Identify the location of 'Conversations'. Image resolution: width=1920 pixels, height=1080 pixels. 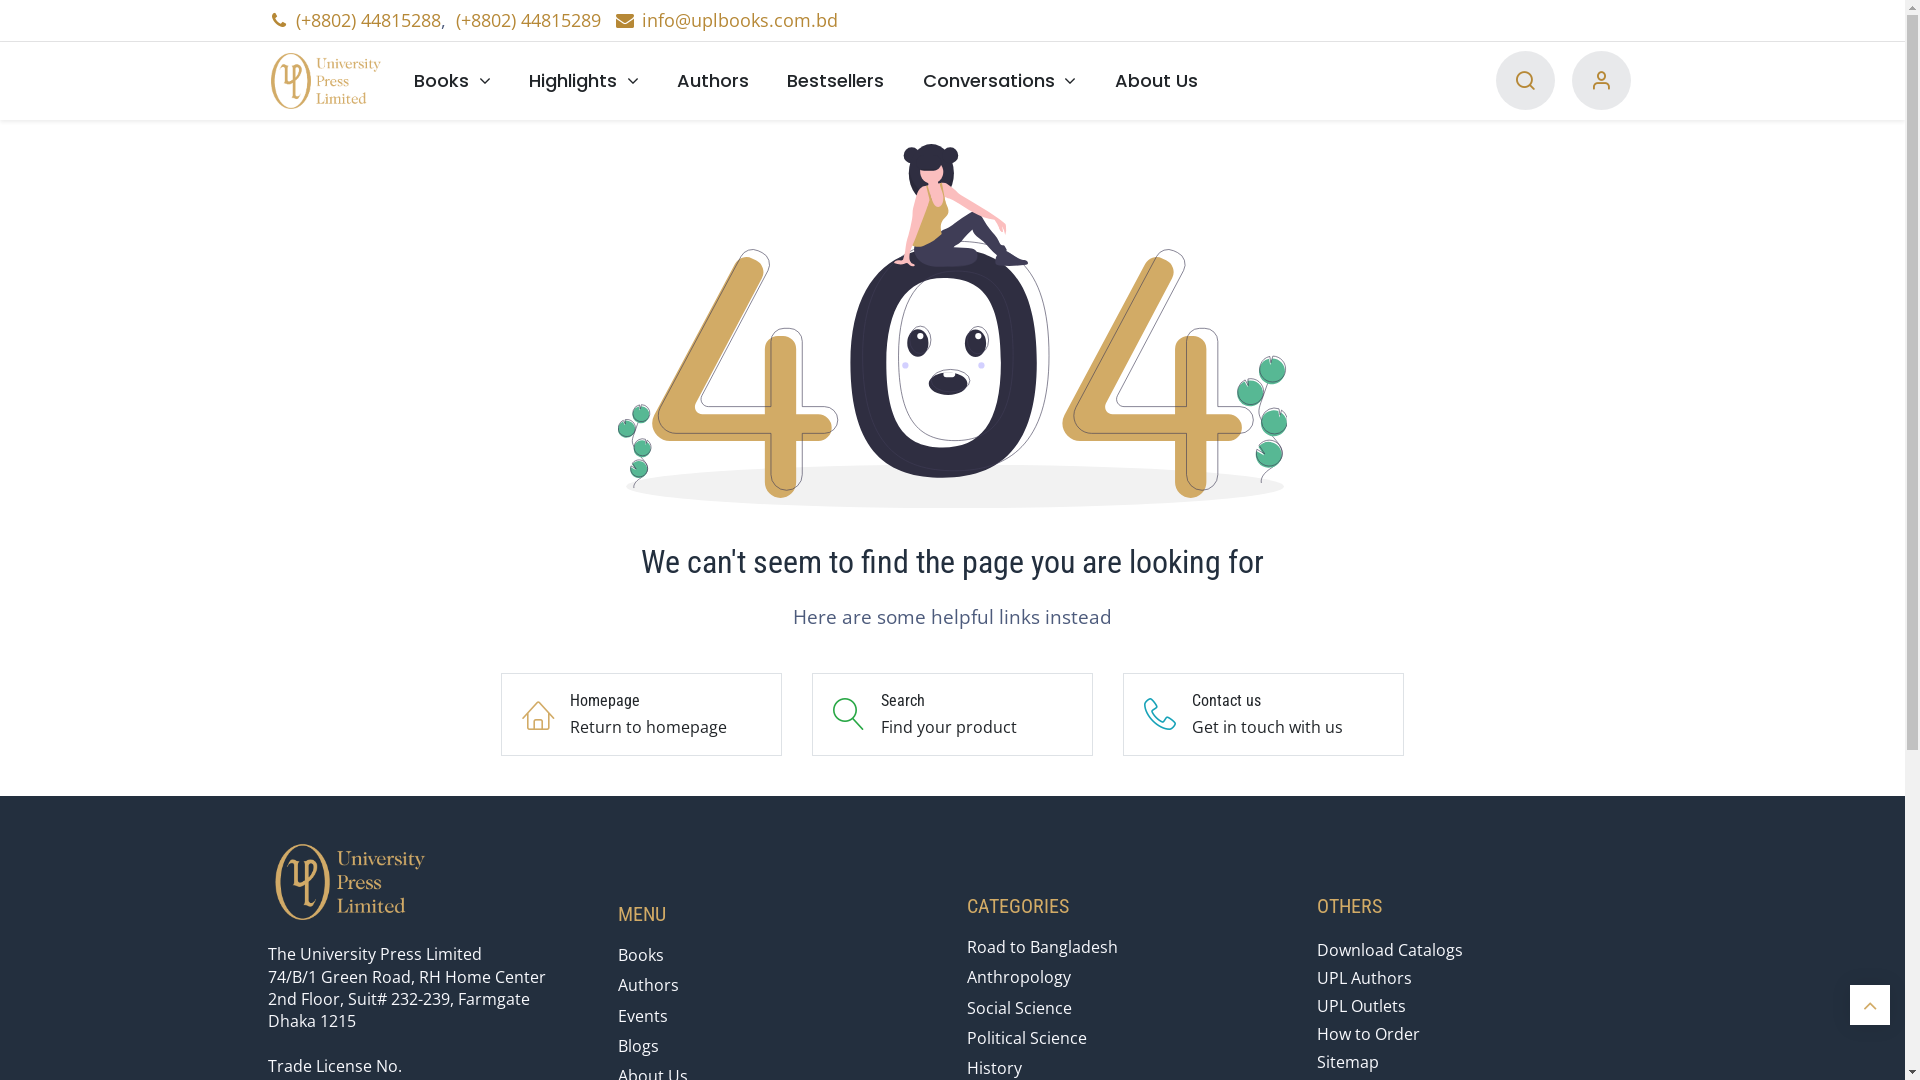
(999, 79).